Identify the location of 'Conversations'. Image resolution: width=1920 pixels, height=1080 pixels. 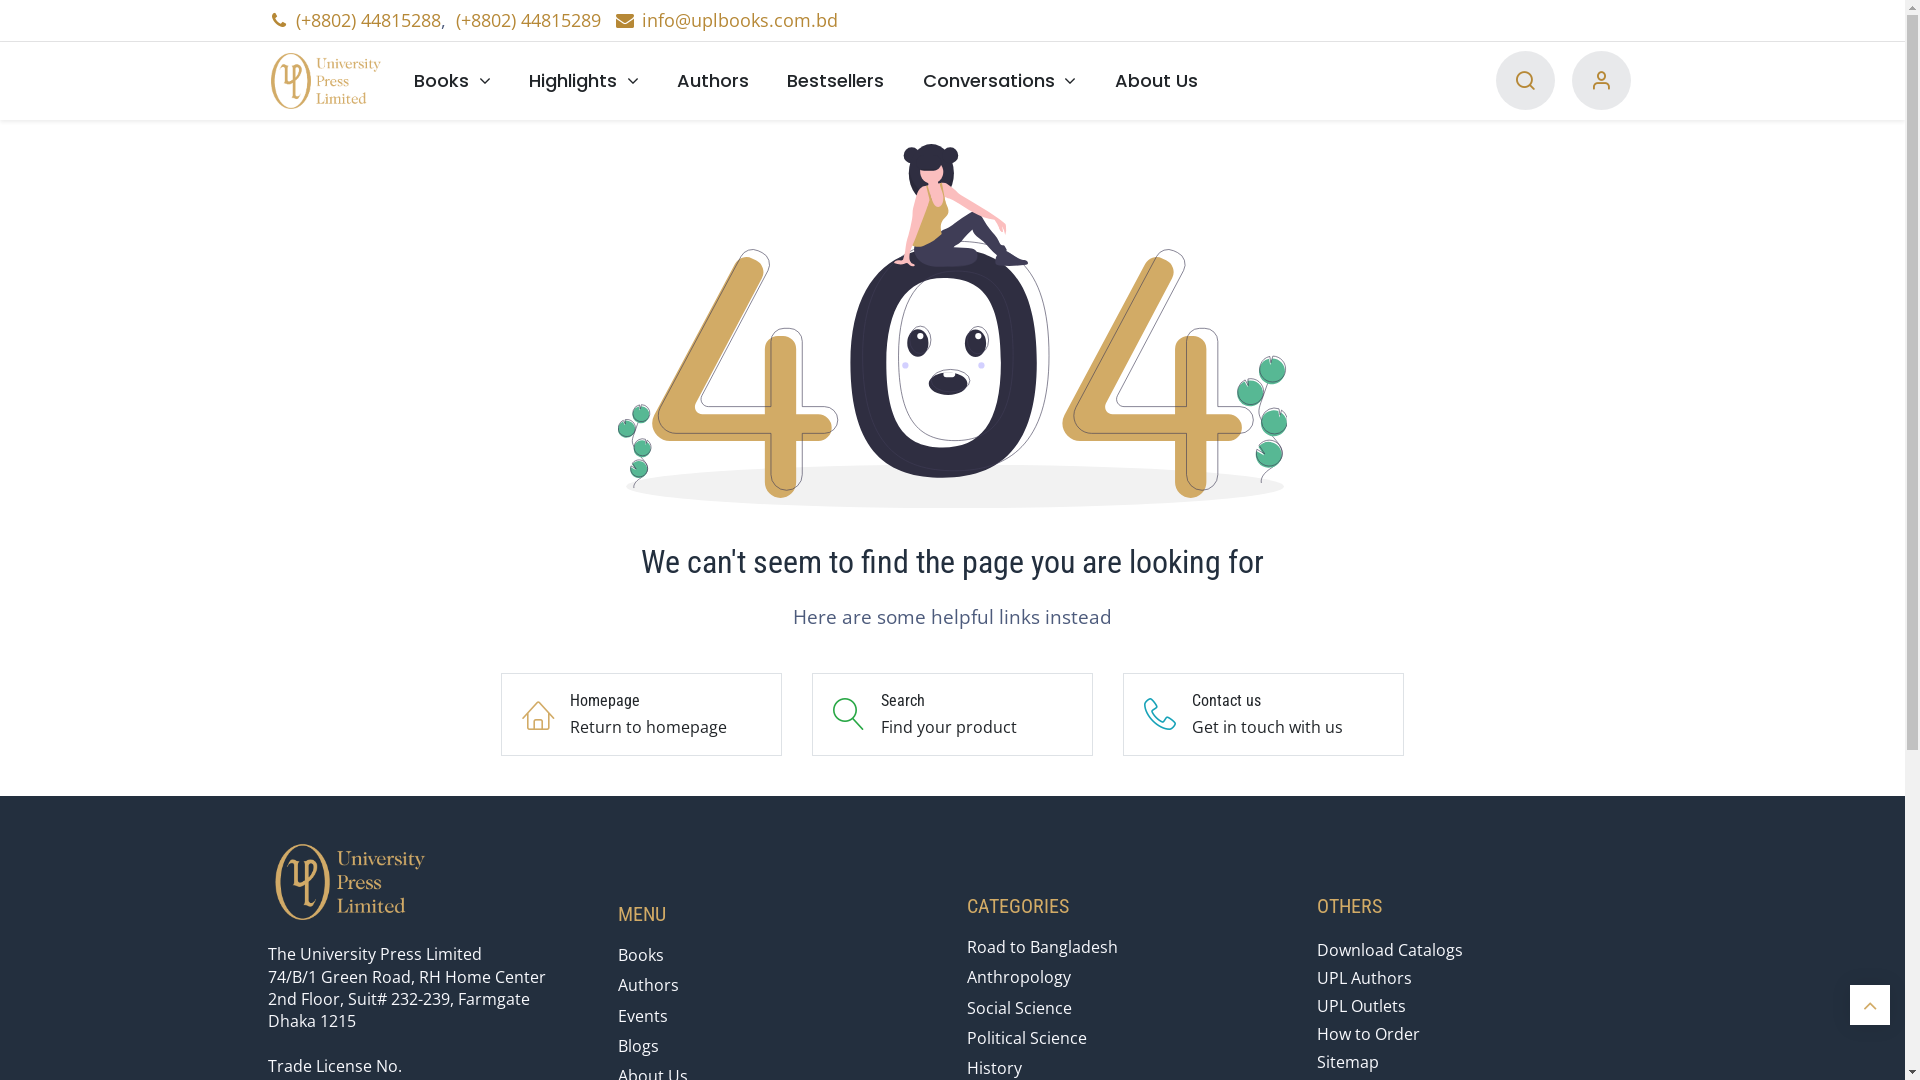
(999, 79).